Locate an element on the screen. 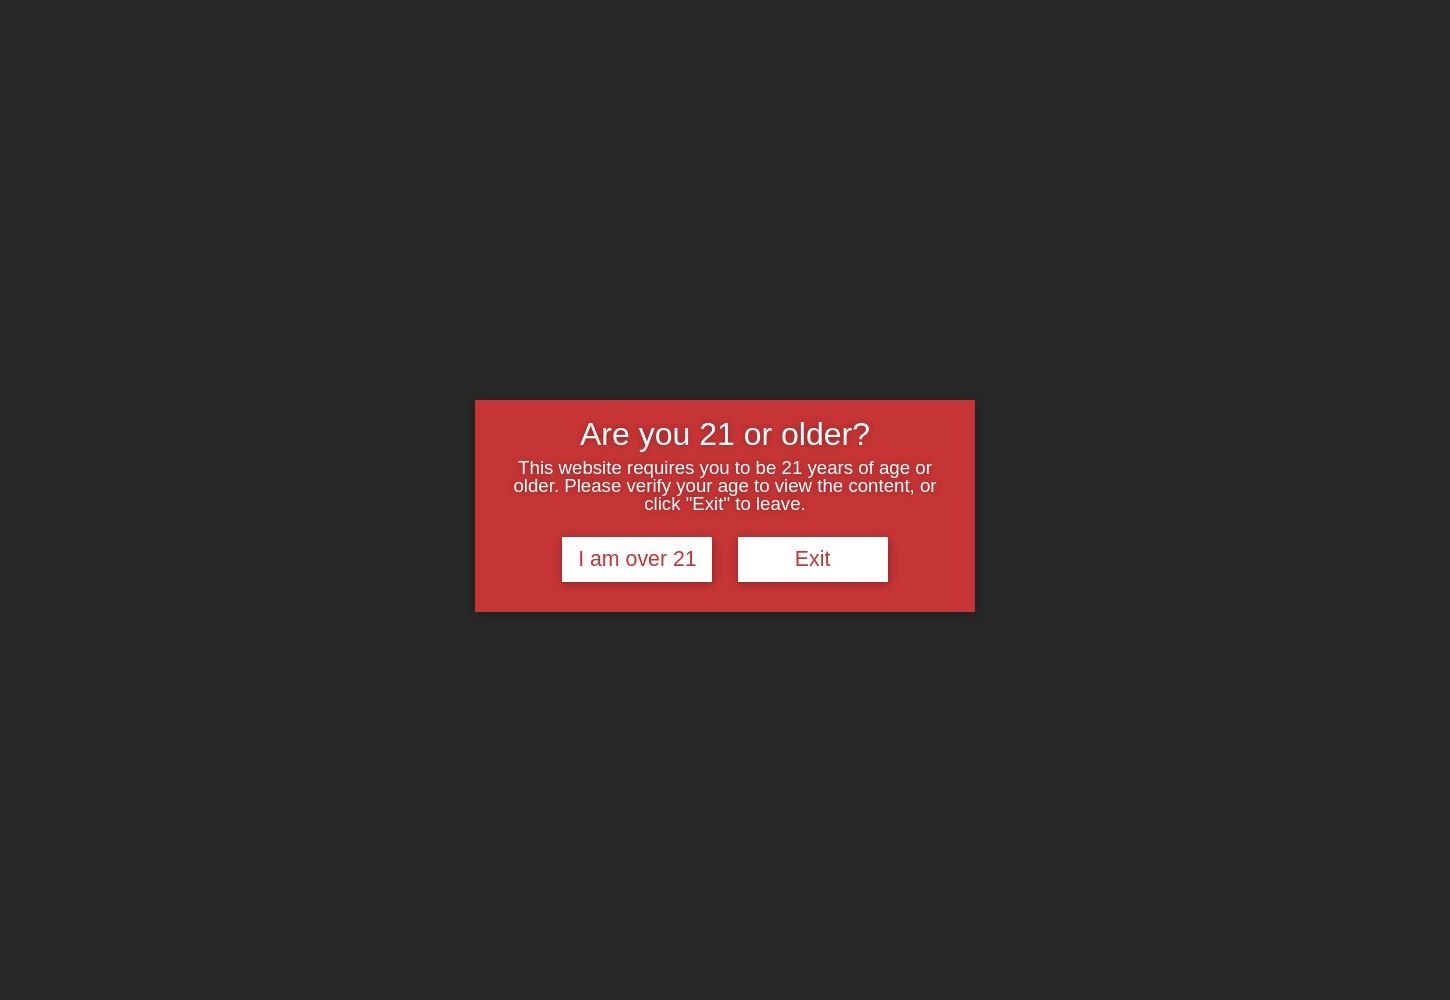 The image size is (1450, 1000). 'Robusto' is located at coordinates (916, 160).